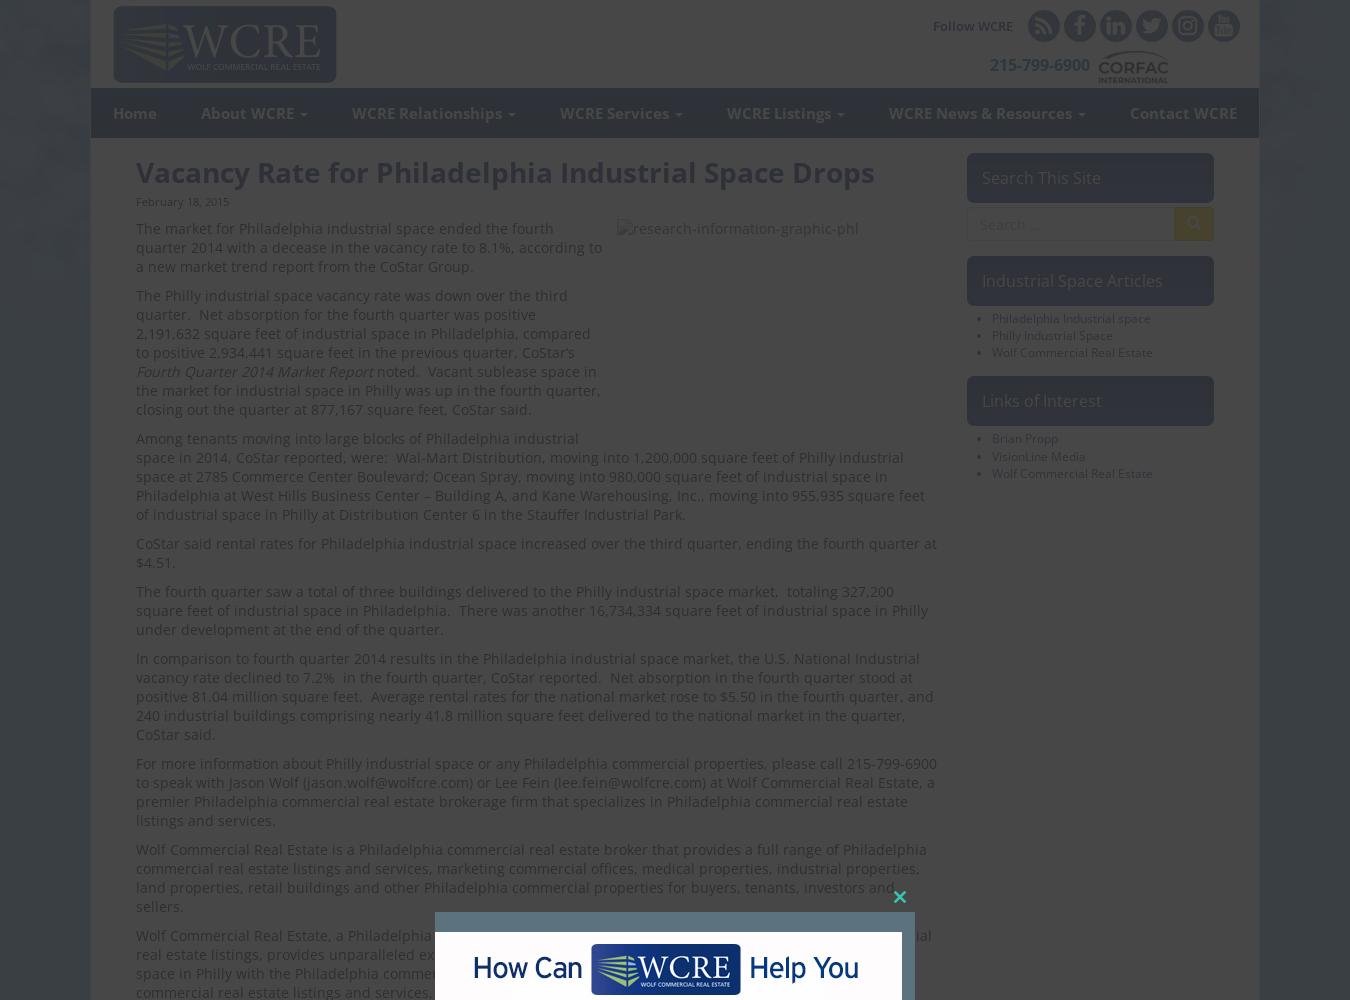 Image resolution: width=1350 pixels, height=1000 pixels. I want to click on 'noted.  Vacant sublease space in the market for industrial space in Philly was up in the fourth quarter, closing out the quarter at 877,167 square feet, CoStar said.', so click(368, 390).